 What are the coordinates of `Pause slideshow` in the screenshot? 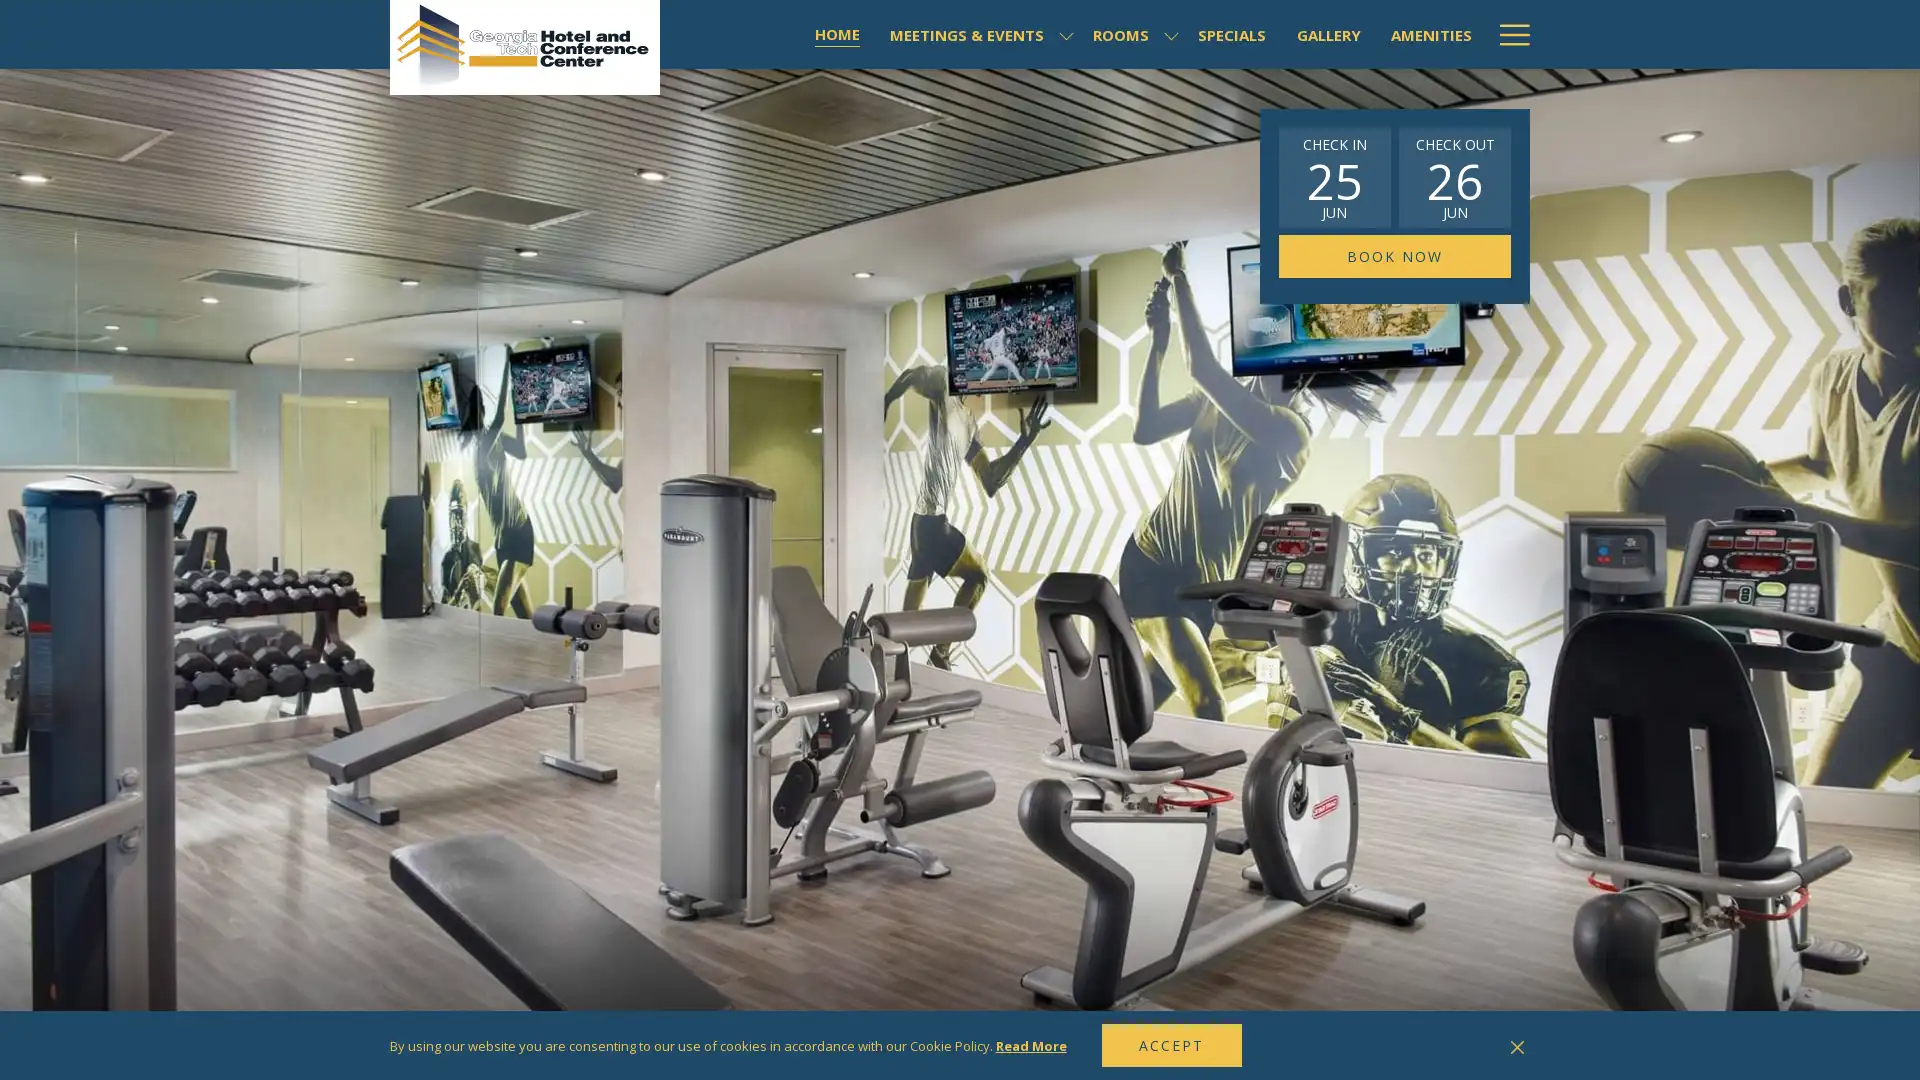 It's located at (1494, 1046).